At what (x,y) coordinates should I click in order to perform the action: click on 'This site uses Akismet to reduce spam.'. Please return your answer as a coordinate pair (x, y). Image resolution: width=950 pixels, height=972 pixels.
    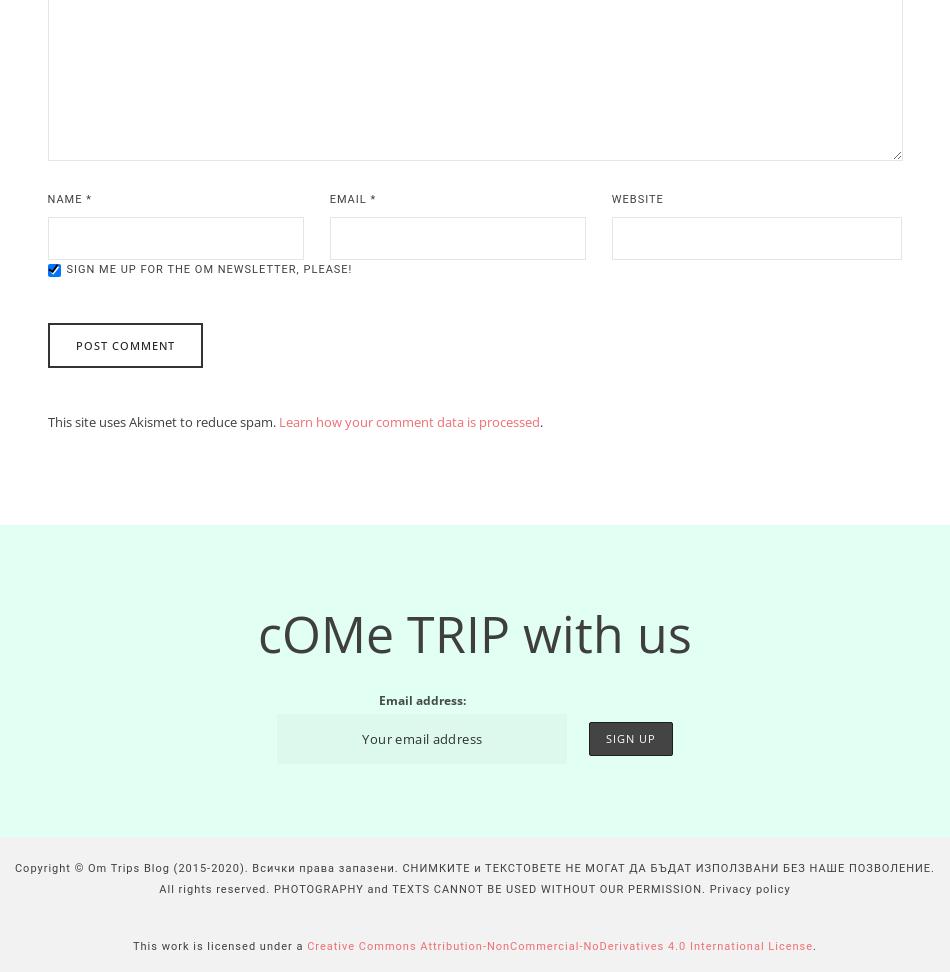
    Looking at the image, I should click on (162, 422).